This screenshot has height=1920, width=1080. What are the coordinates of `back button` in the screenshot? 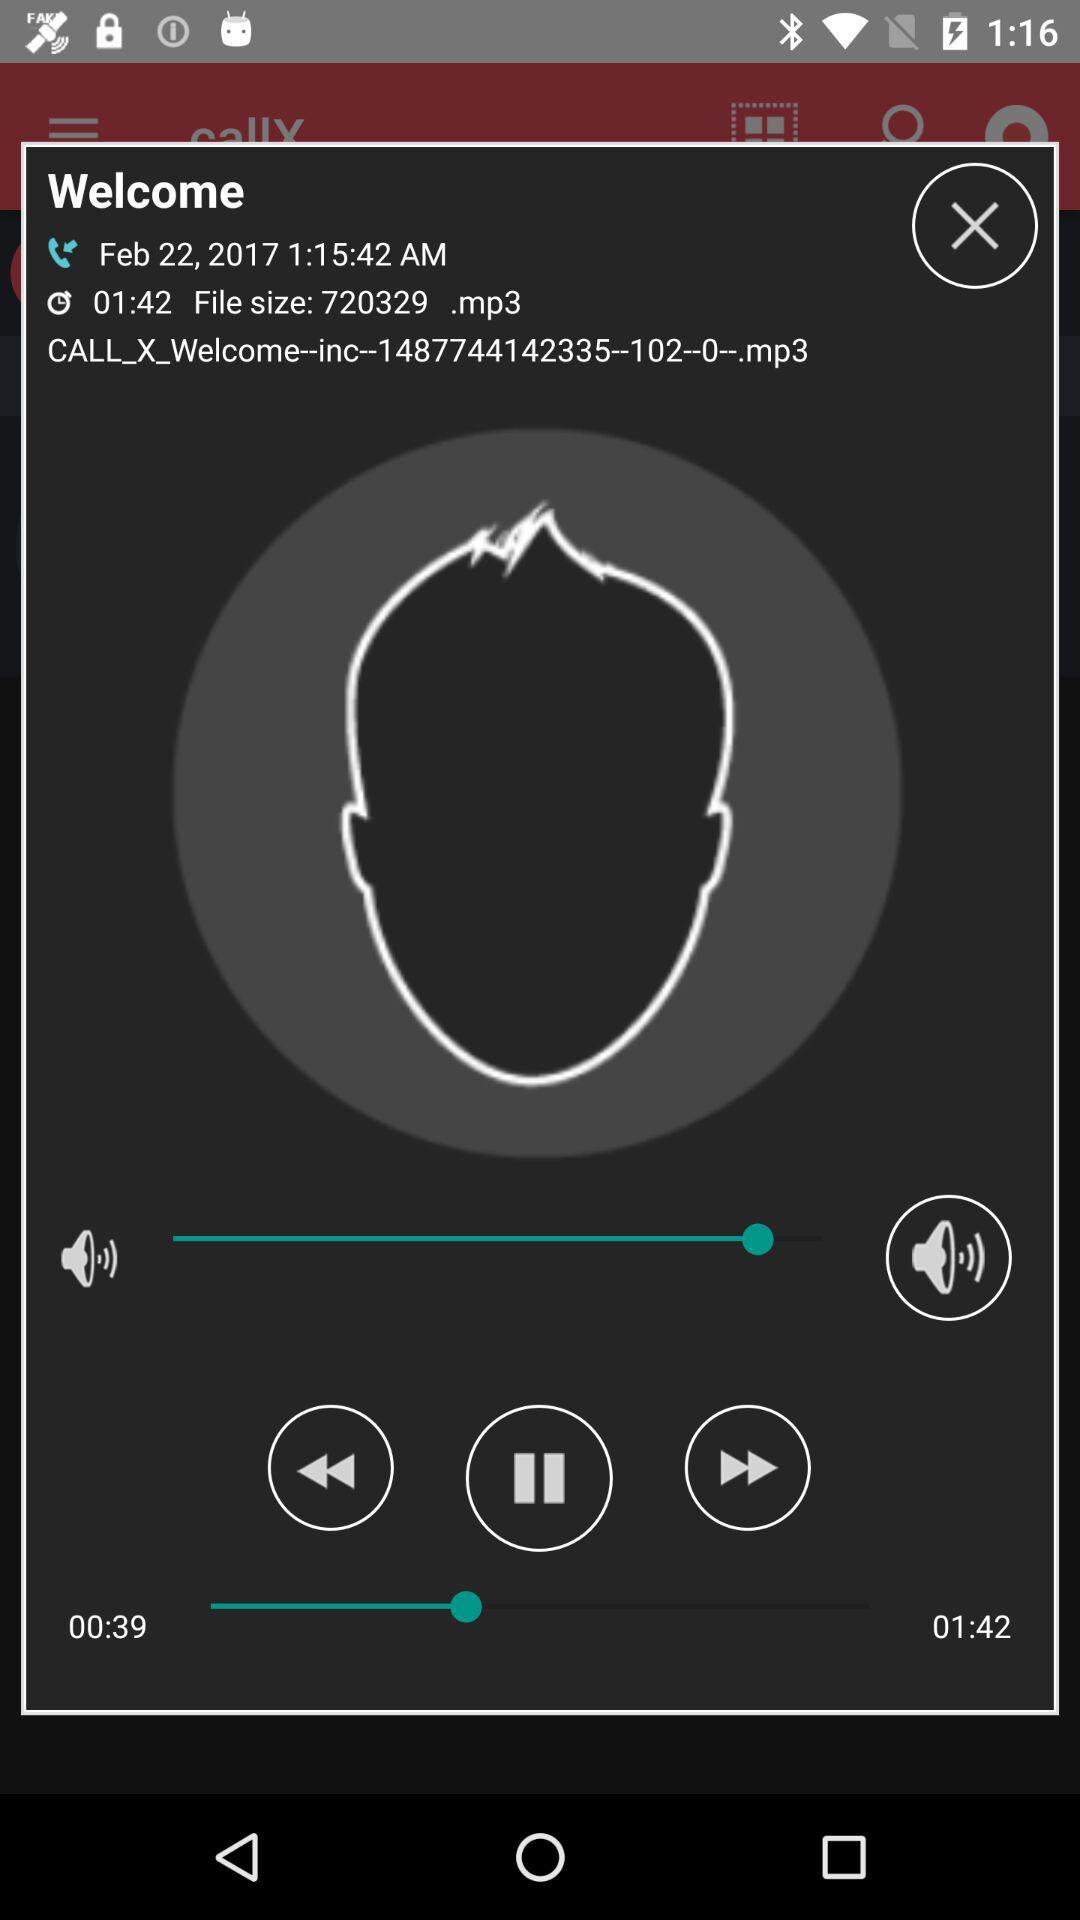 It's located at (329, 1467).